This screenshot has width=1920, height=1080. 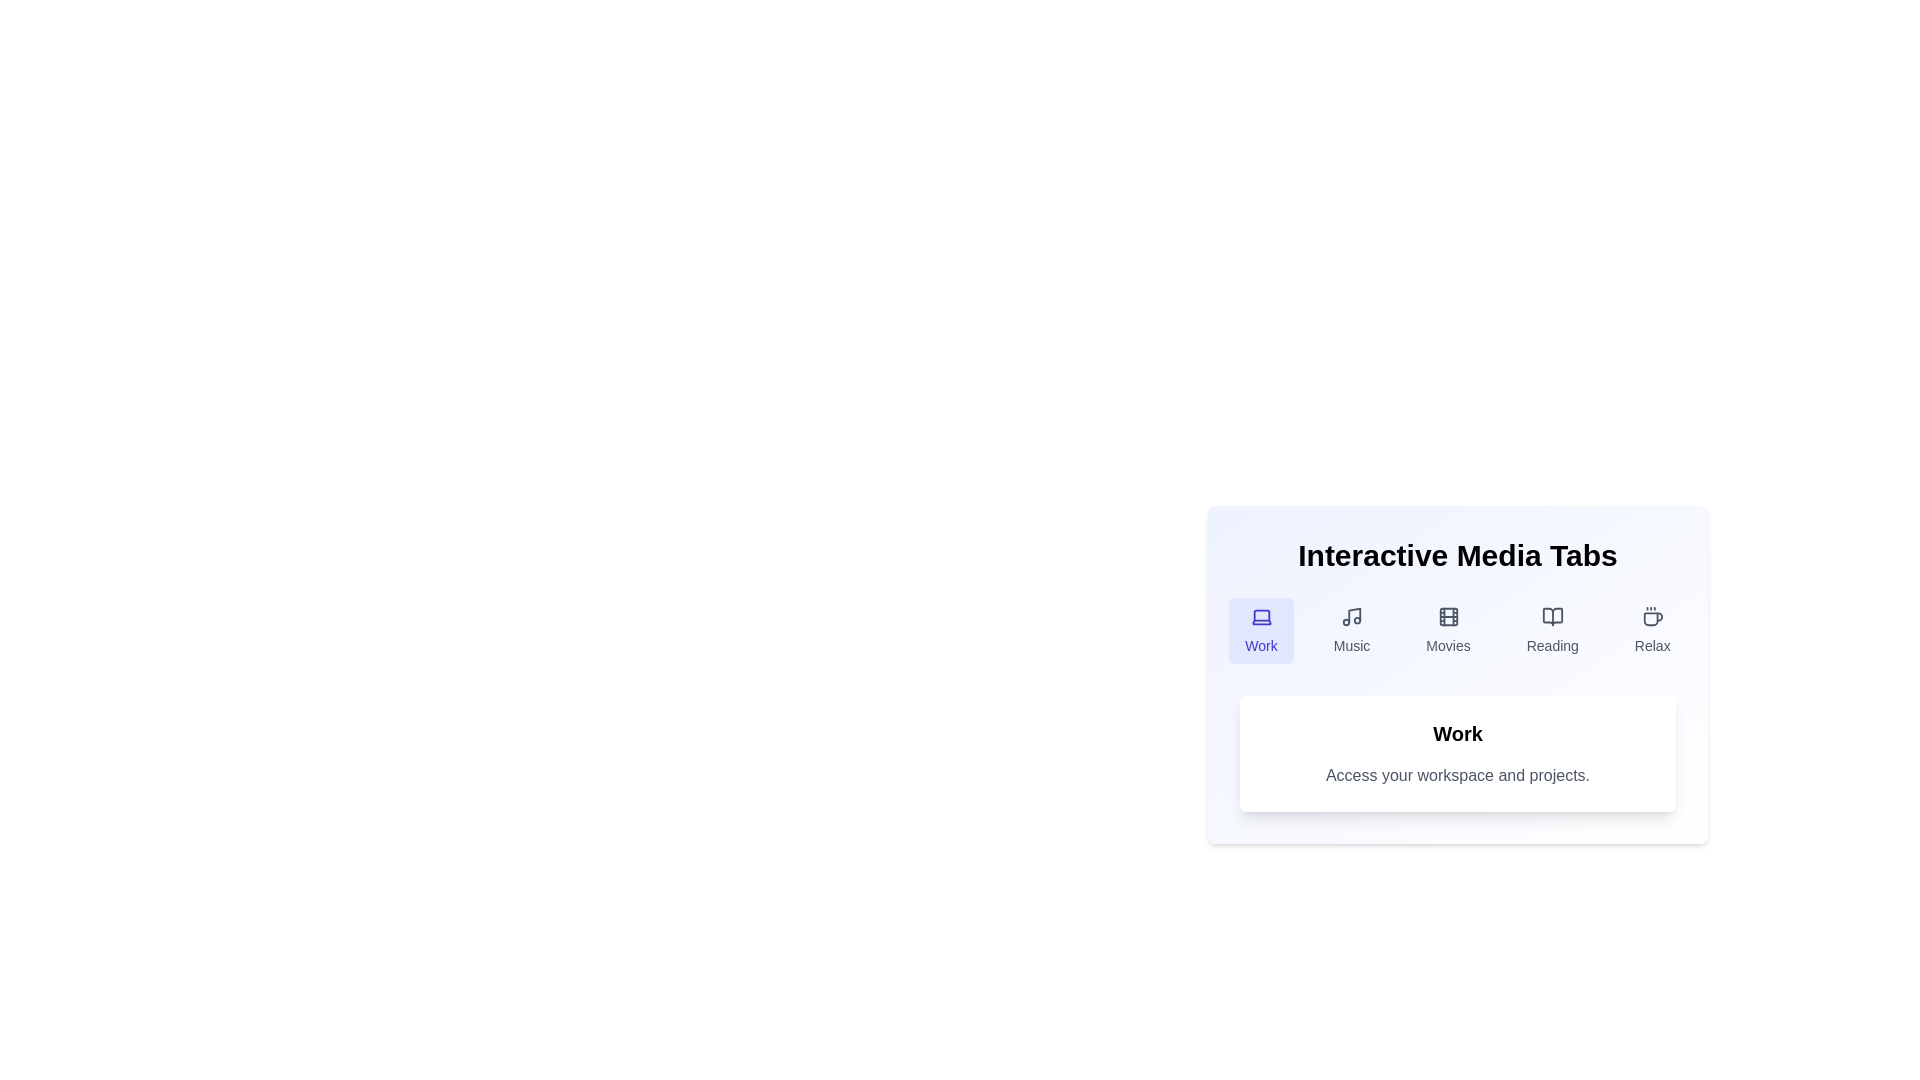 I want to click on the tab labeled Relax by clicking on it, so click(x=1652, y=631).